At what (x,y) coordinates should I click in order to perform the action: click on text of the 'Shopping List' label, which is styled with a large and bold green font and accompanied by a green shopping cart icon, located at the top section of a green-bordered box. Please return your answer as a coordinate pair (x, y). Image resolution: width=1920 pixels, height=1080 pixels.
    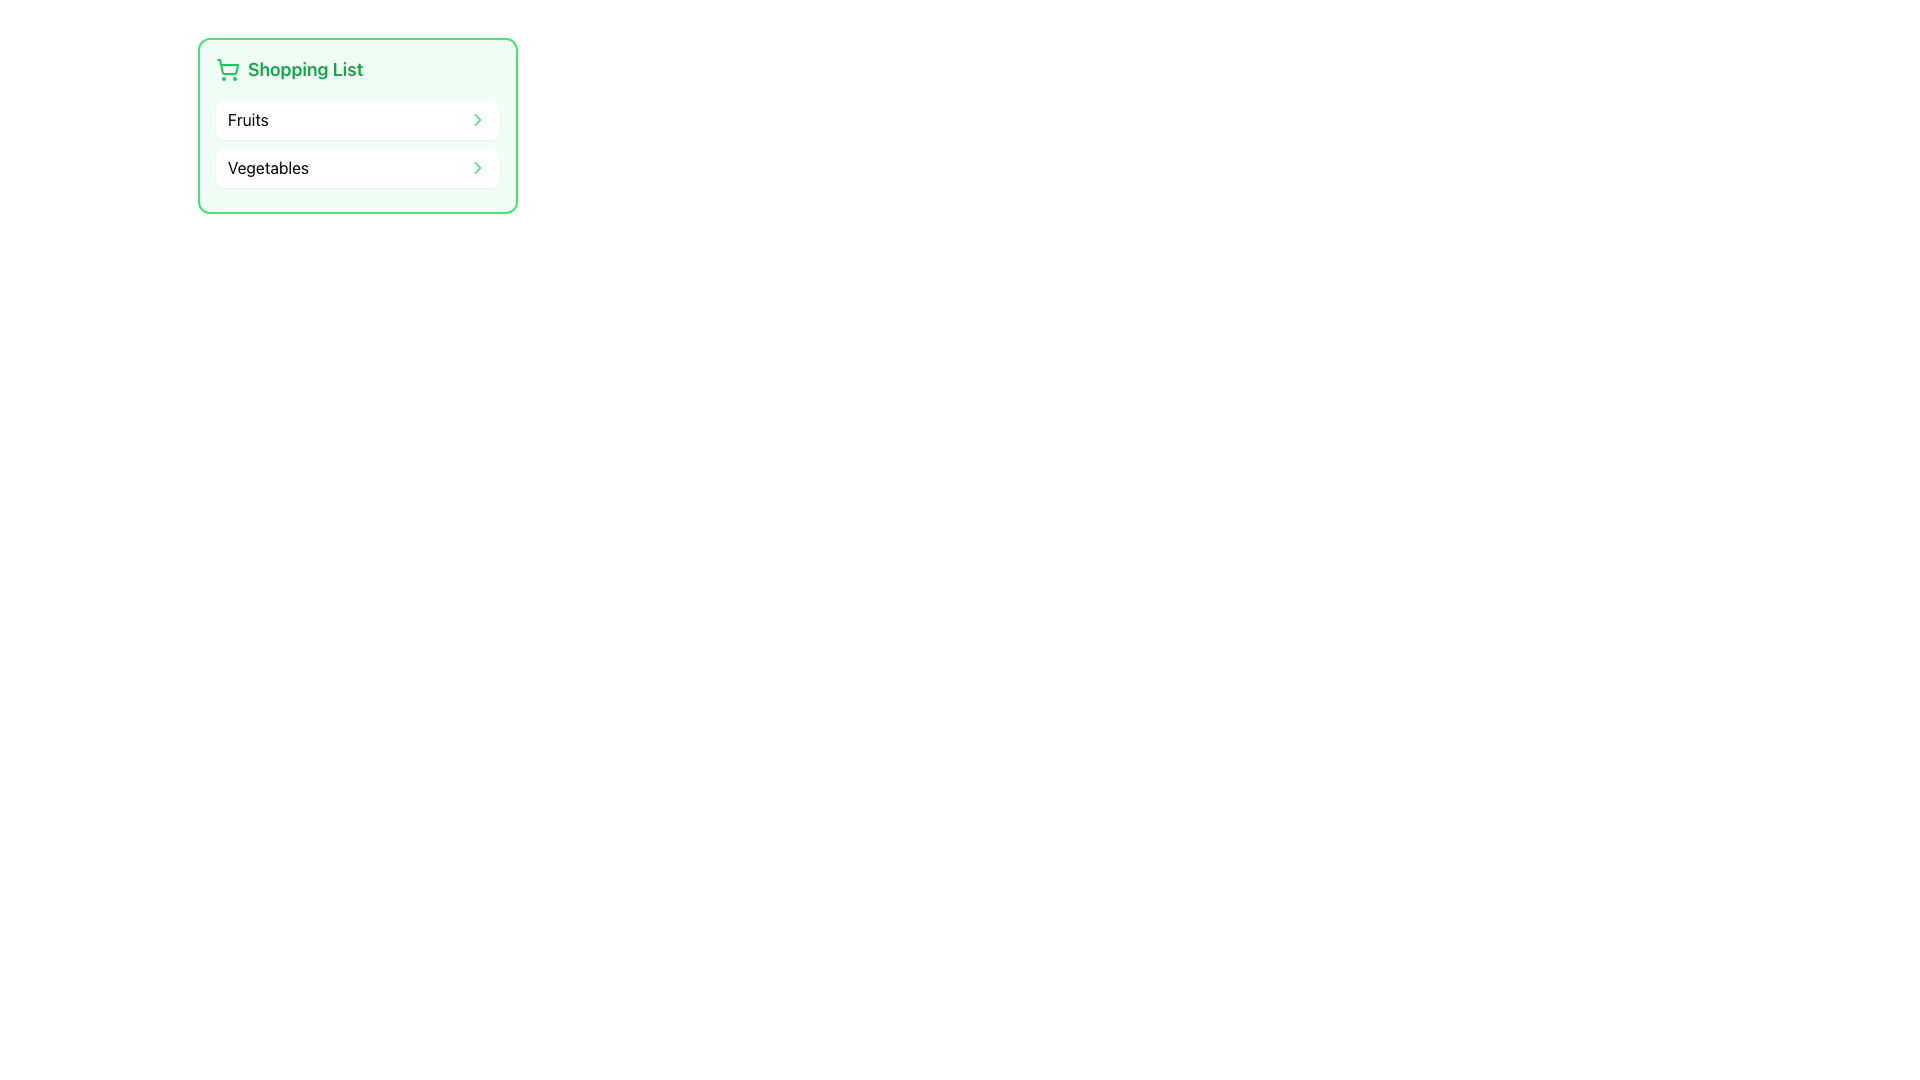
    Looking at the image, I should click on (358, 68).